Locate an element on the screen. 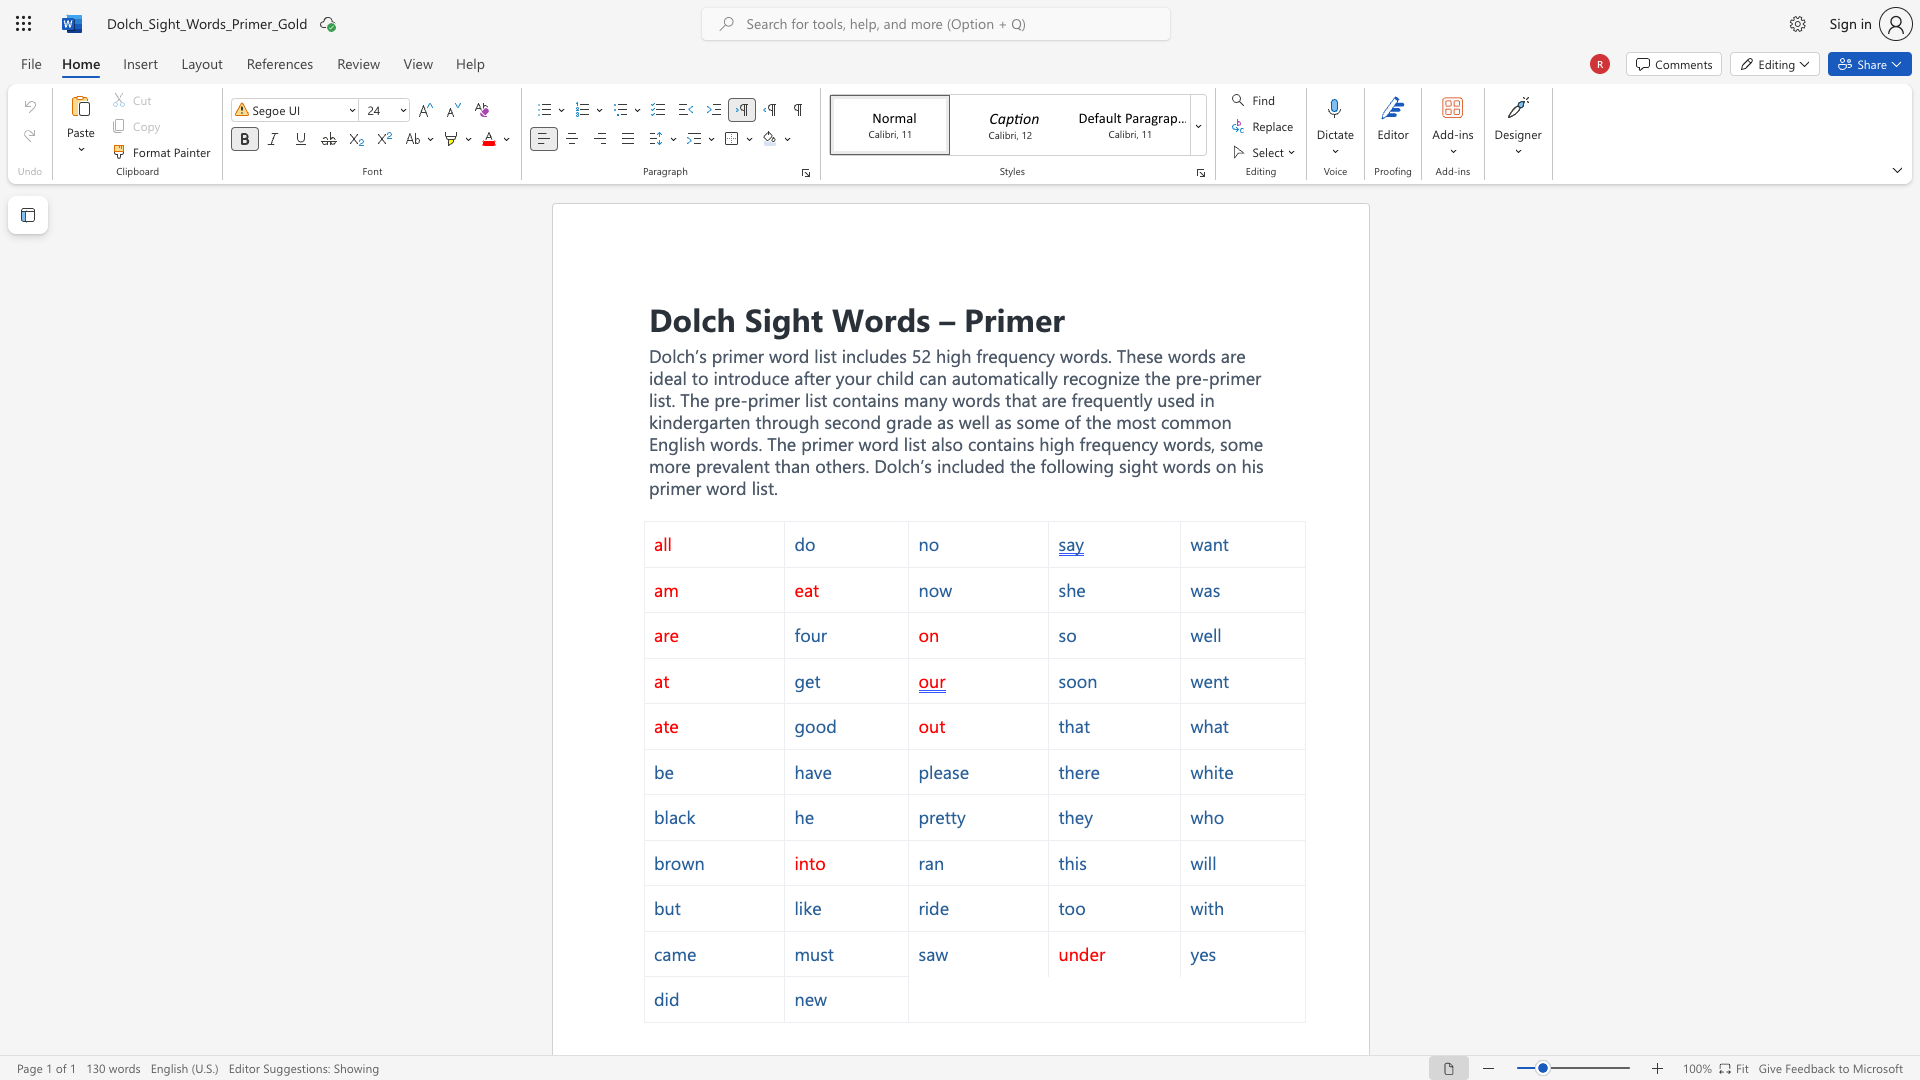 The height and width of the screenshot is (1080, 1920). the subset text ". The" within the text "Dolch’s primer word list includes 52 high frequency words. These words are ideal to introduce after your child can automatically recognize the pre-primer list. The pre-primer list" is located at coordinates (671, 400).